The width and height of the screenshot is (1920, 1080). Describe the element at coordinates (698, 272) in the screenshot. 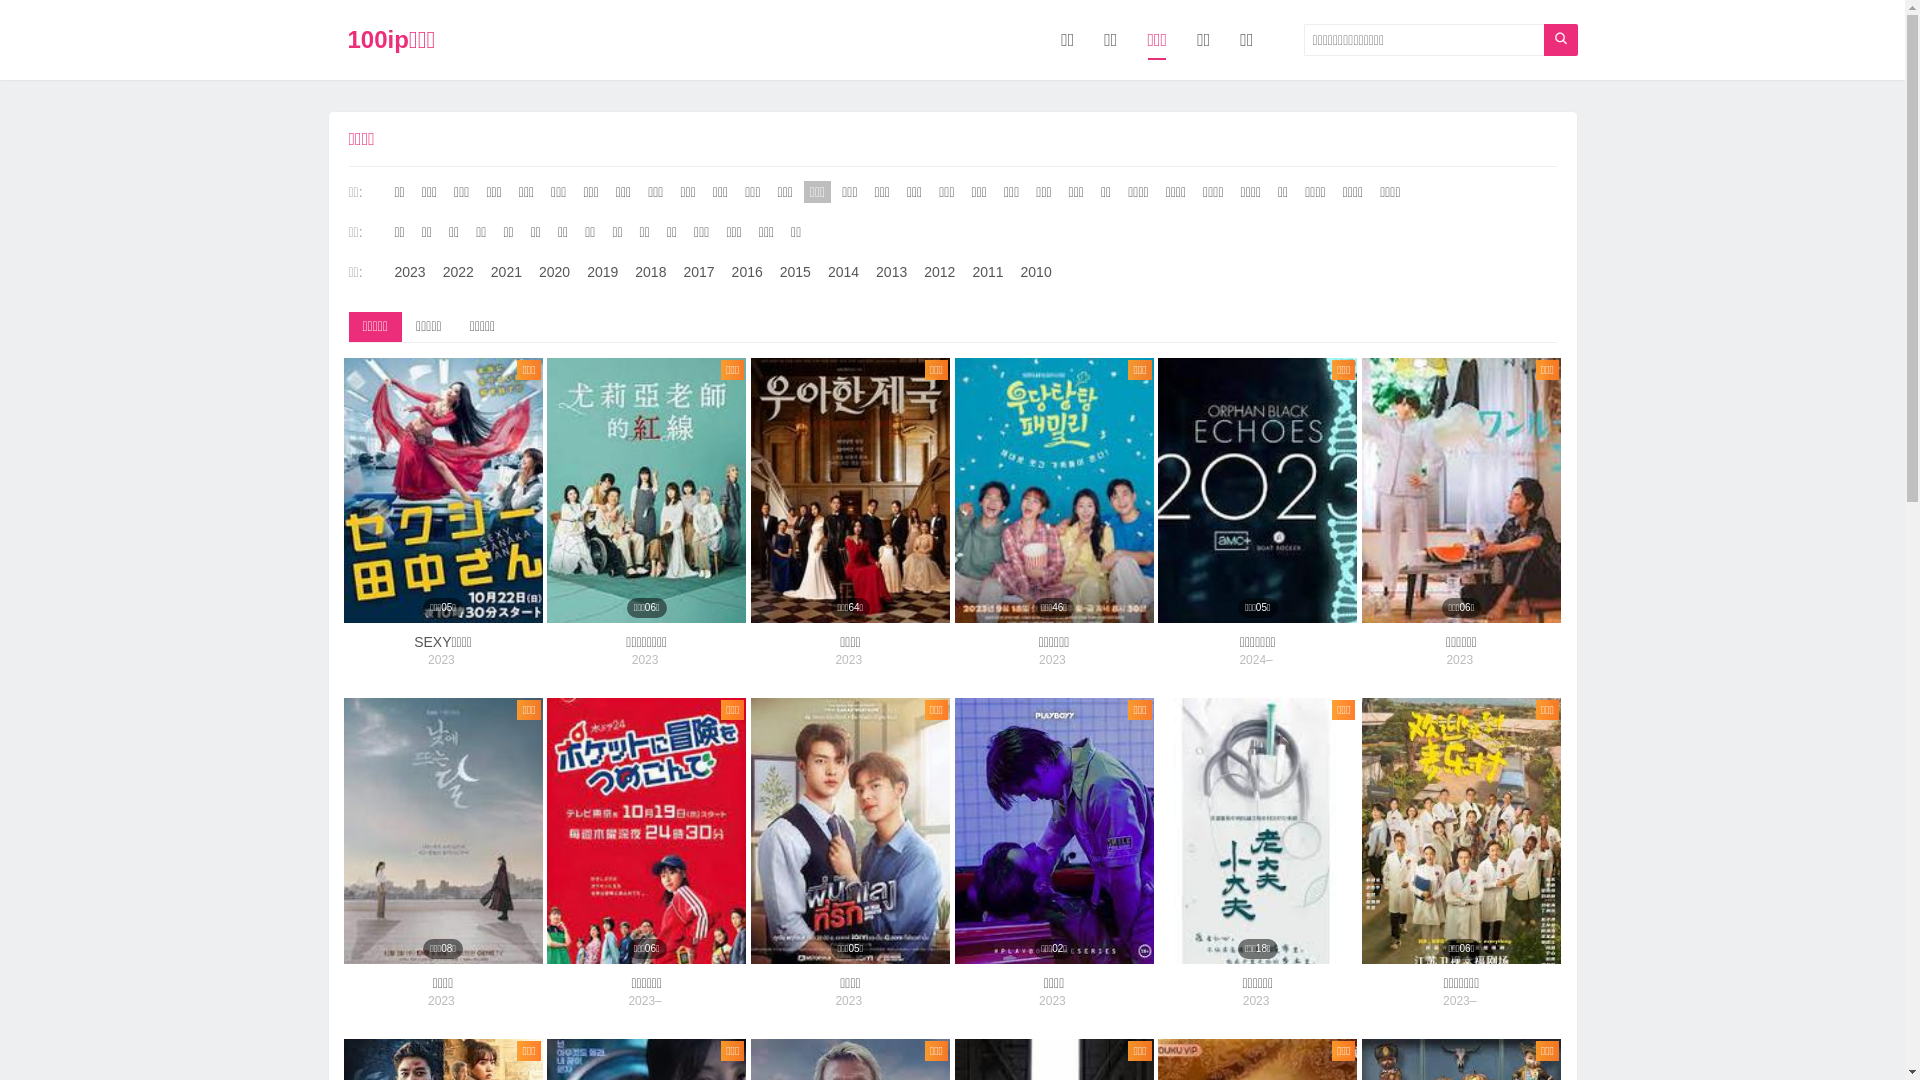

I see `'2017'` at that location.